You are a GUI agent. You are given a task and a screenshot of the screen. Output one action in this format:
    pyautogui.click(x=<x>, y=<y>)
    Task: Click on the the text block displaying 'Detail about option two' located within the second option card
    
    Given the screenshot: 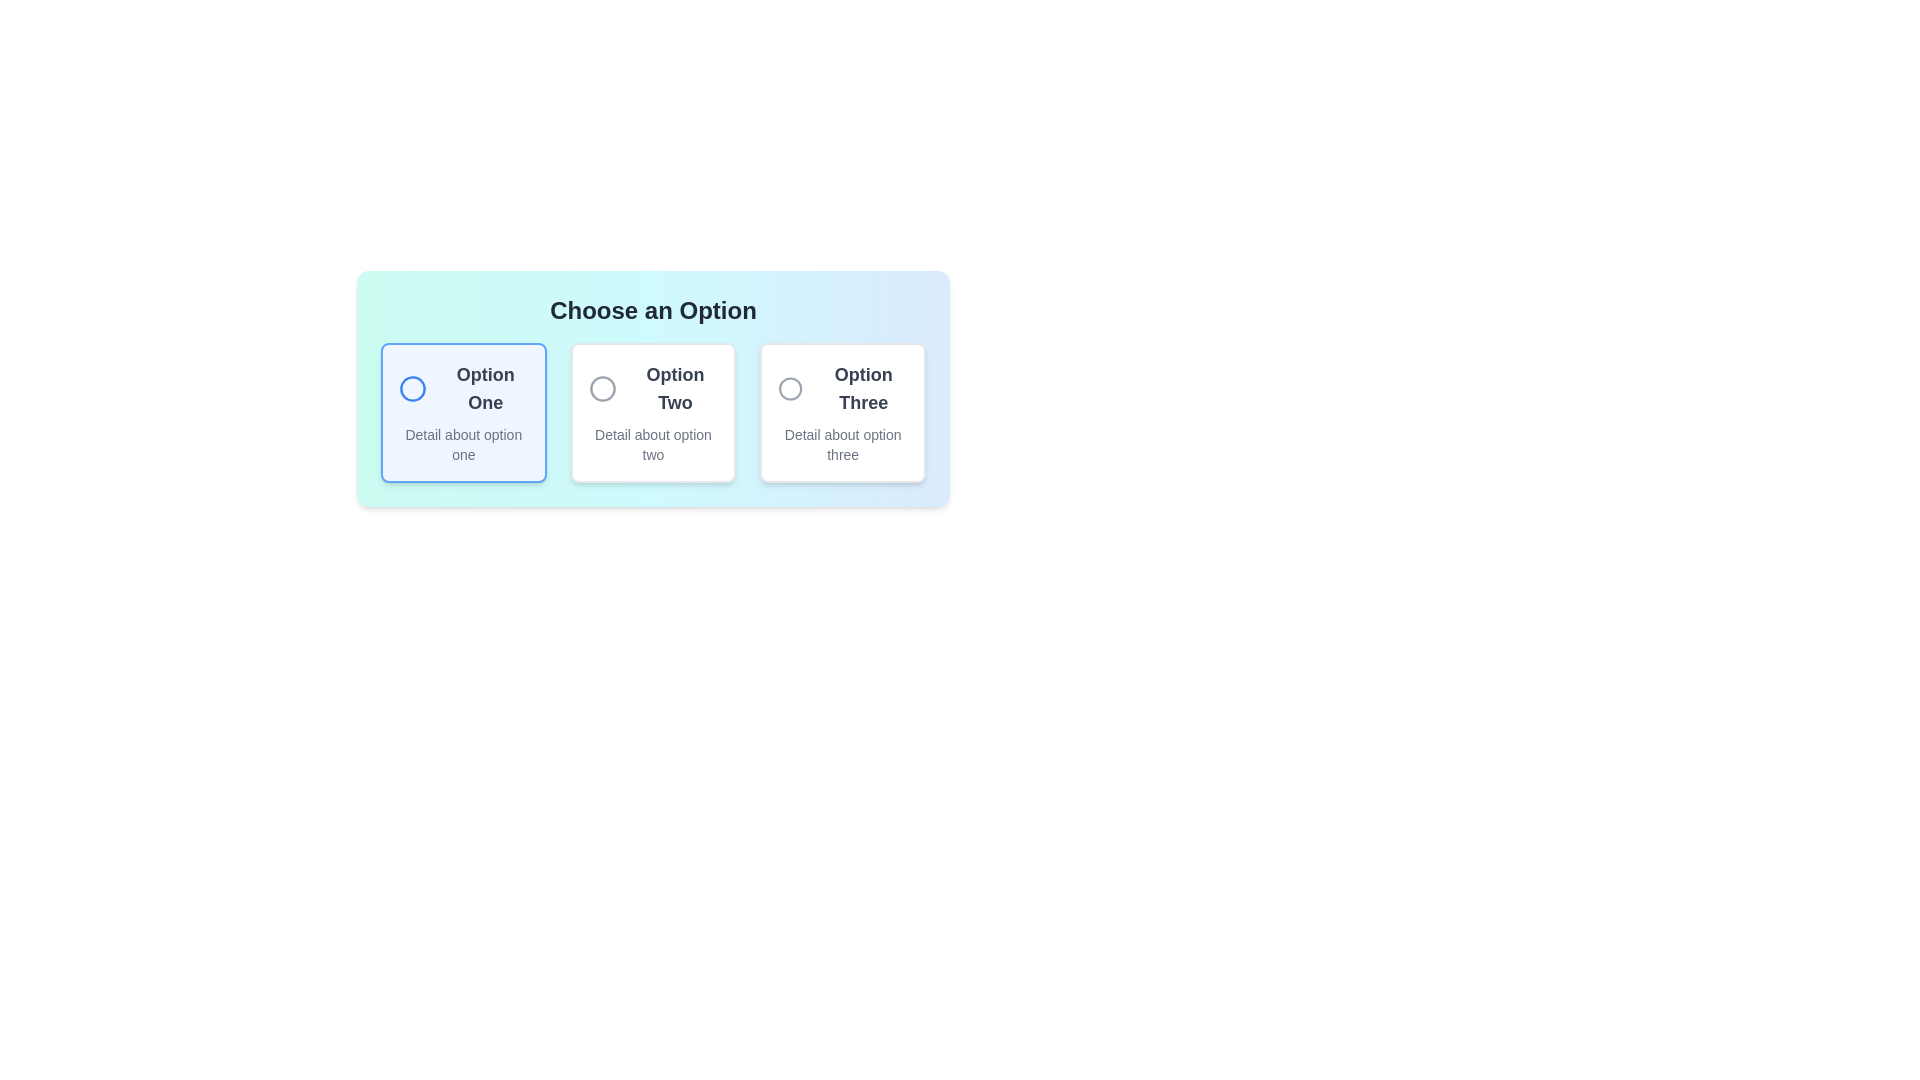 What is the action you would take?
    pyautogui.click(x=653, y=443)
    